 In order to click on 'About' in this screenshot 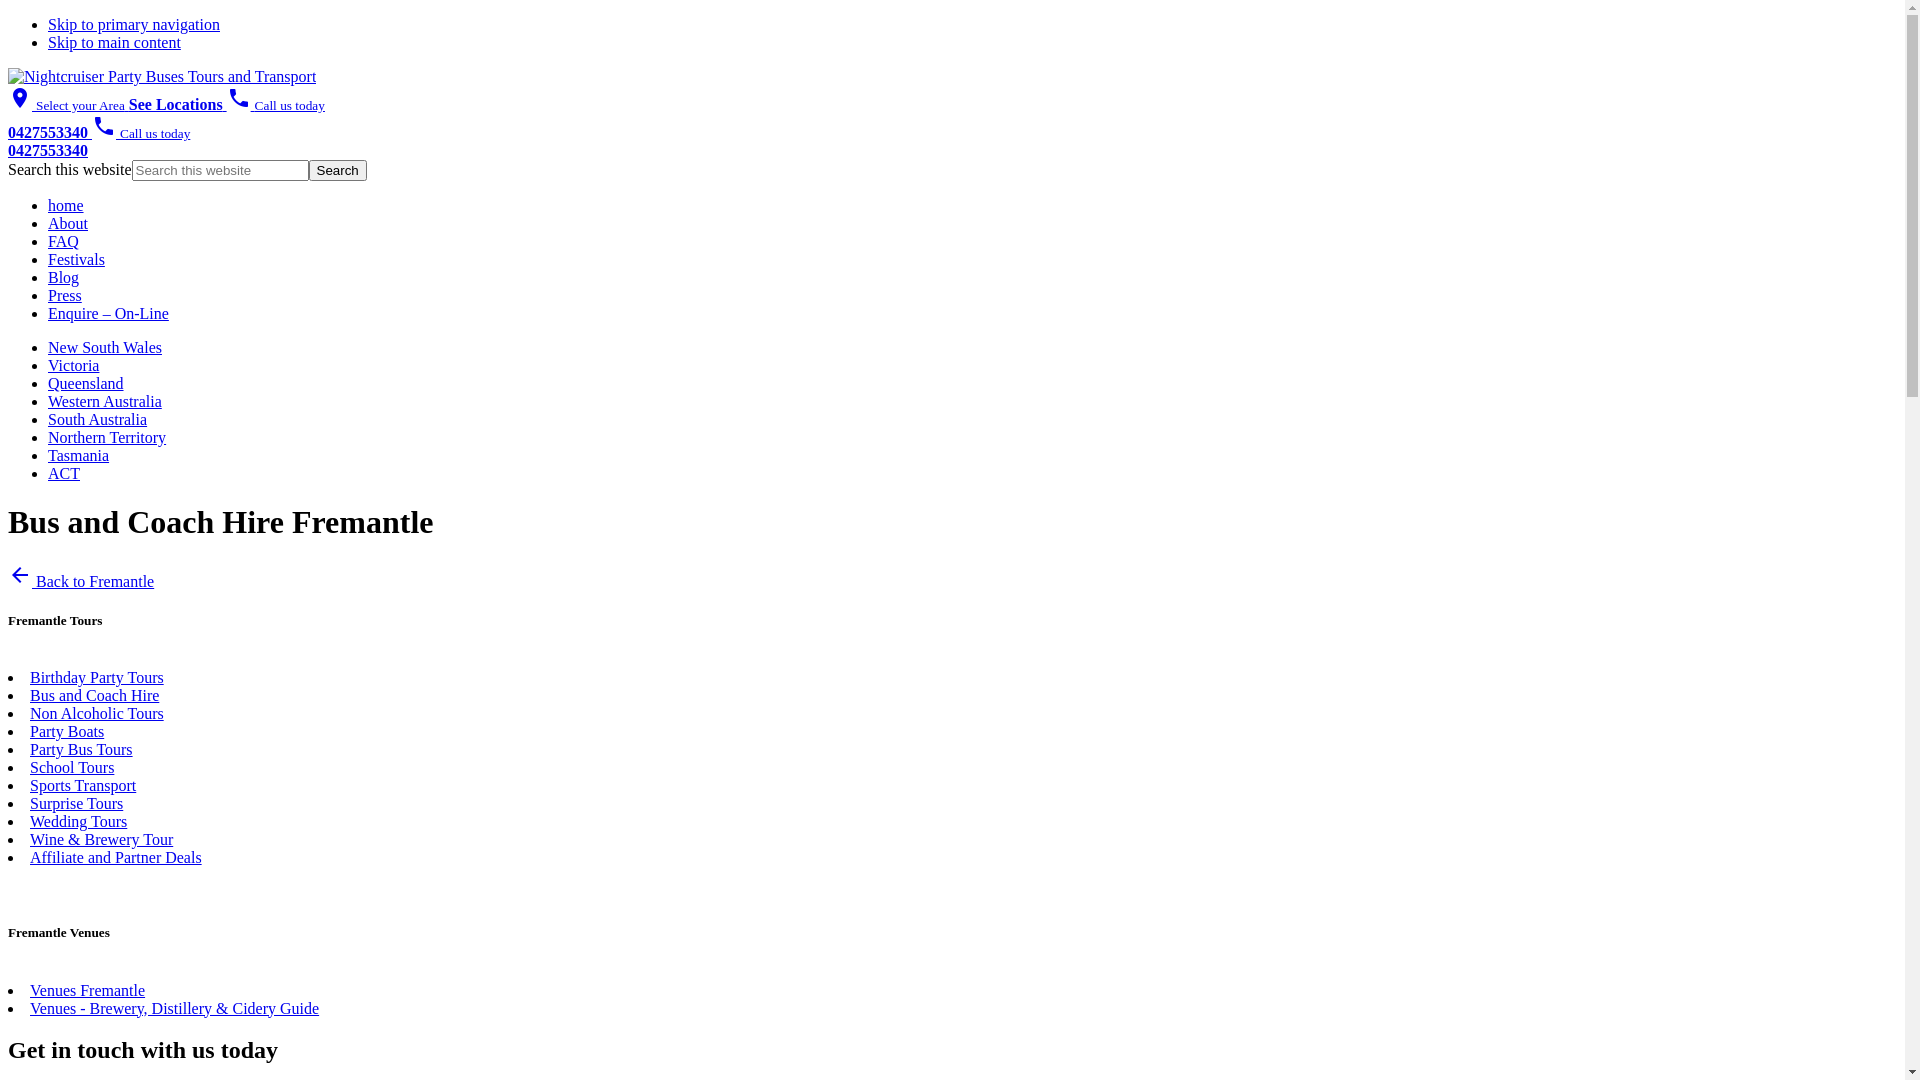, I will do `click(67, 223)`.